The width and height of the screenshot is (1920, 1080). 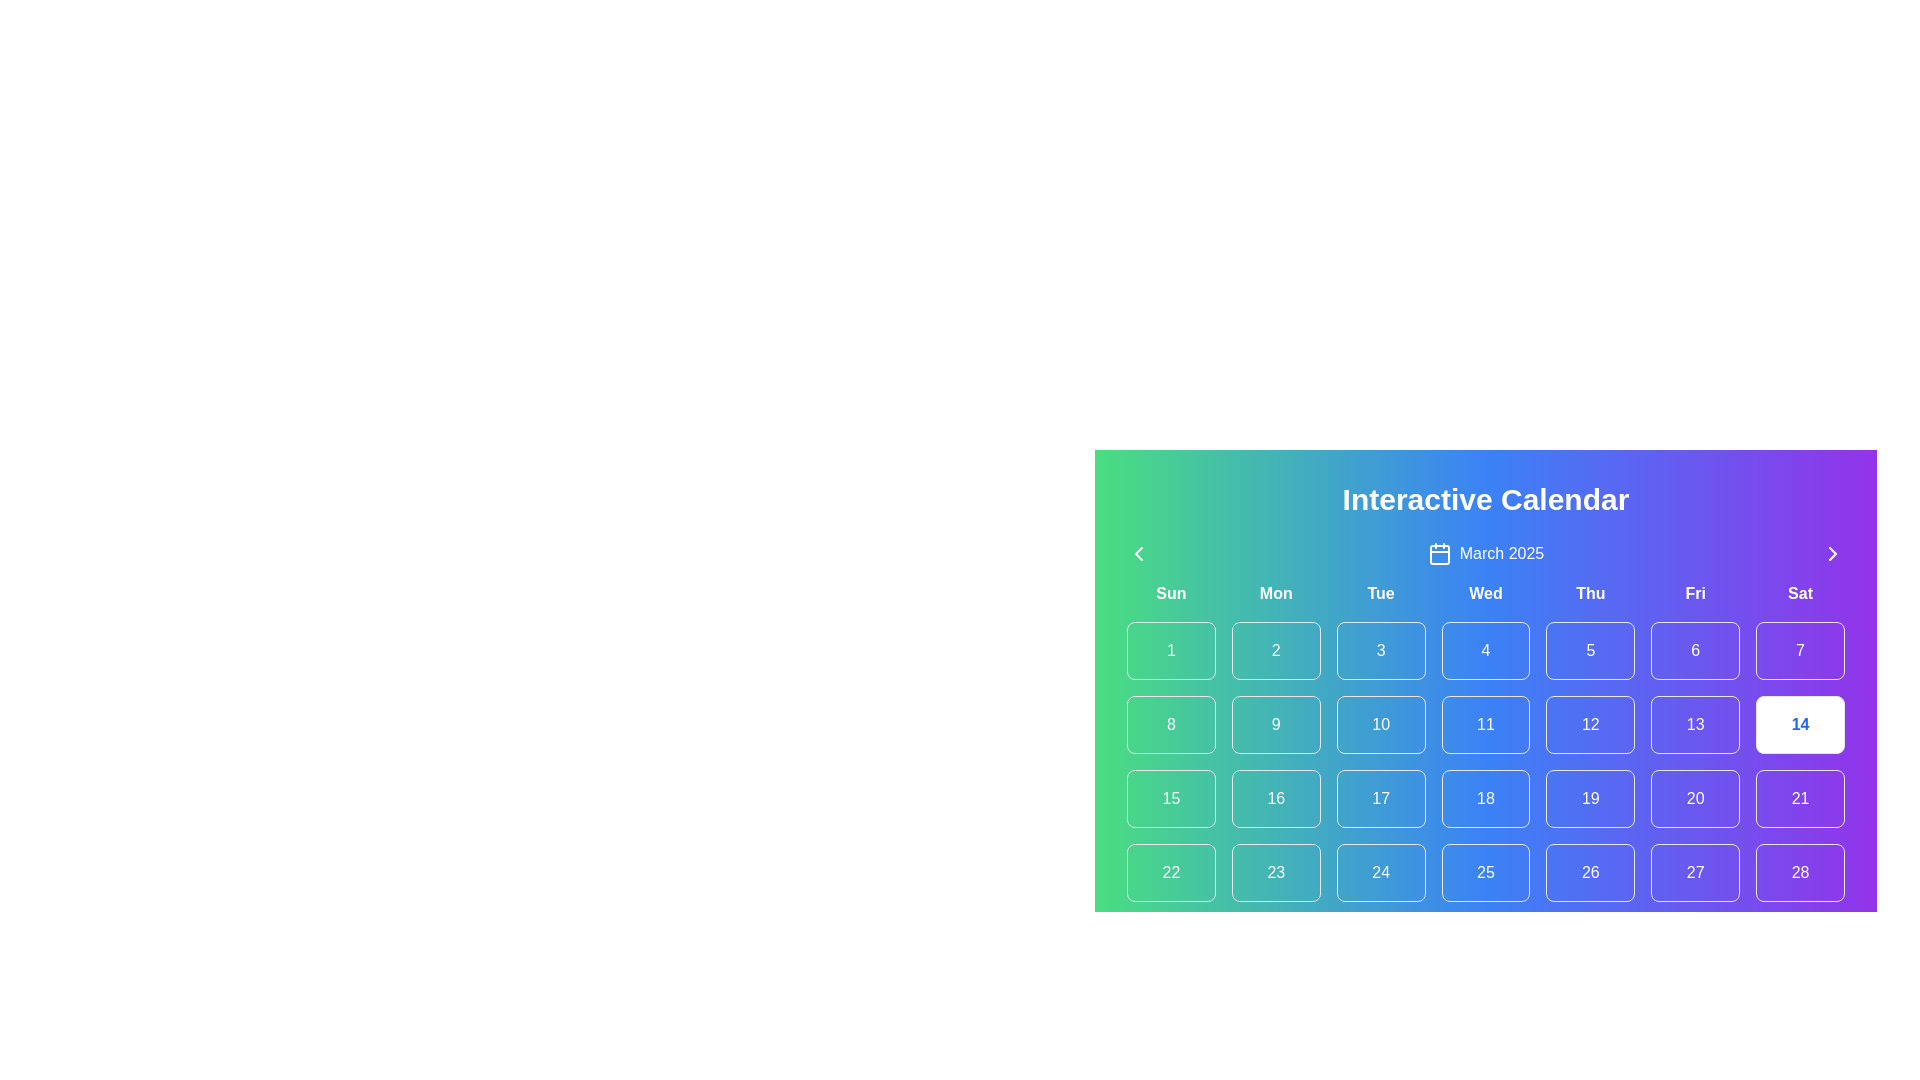 What do you see at coordinates (1486, 725) in the screenshot?
I see `the rectangular button with rounded edges containing the text '11'` at bounding box center [1486, 725].